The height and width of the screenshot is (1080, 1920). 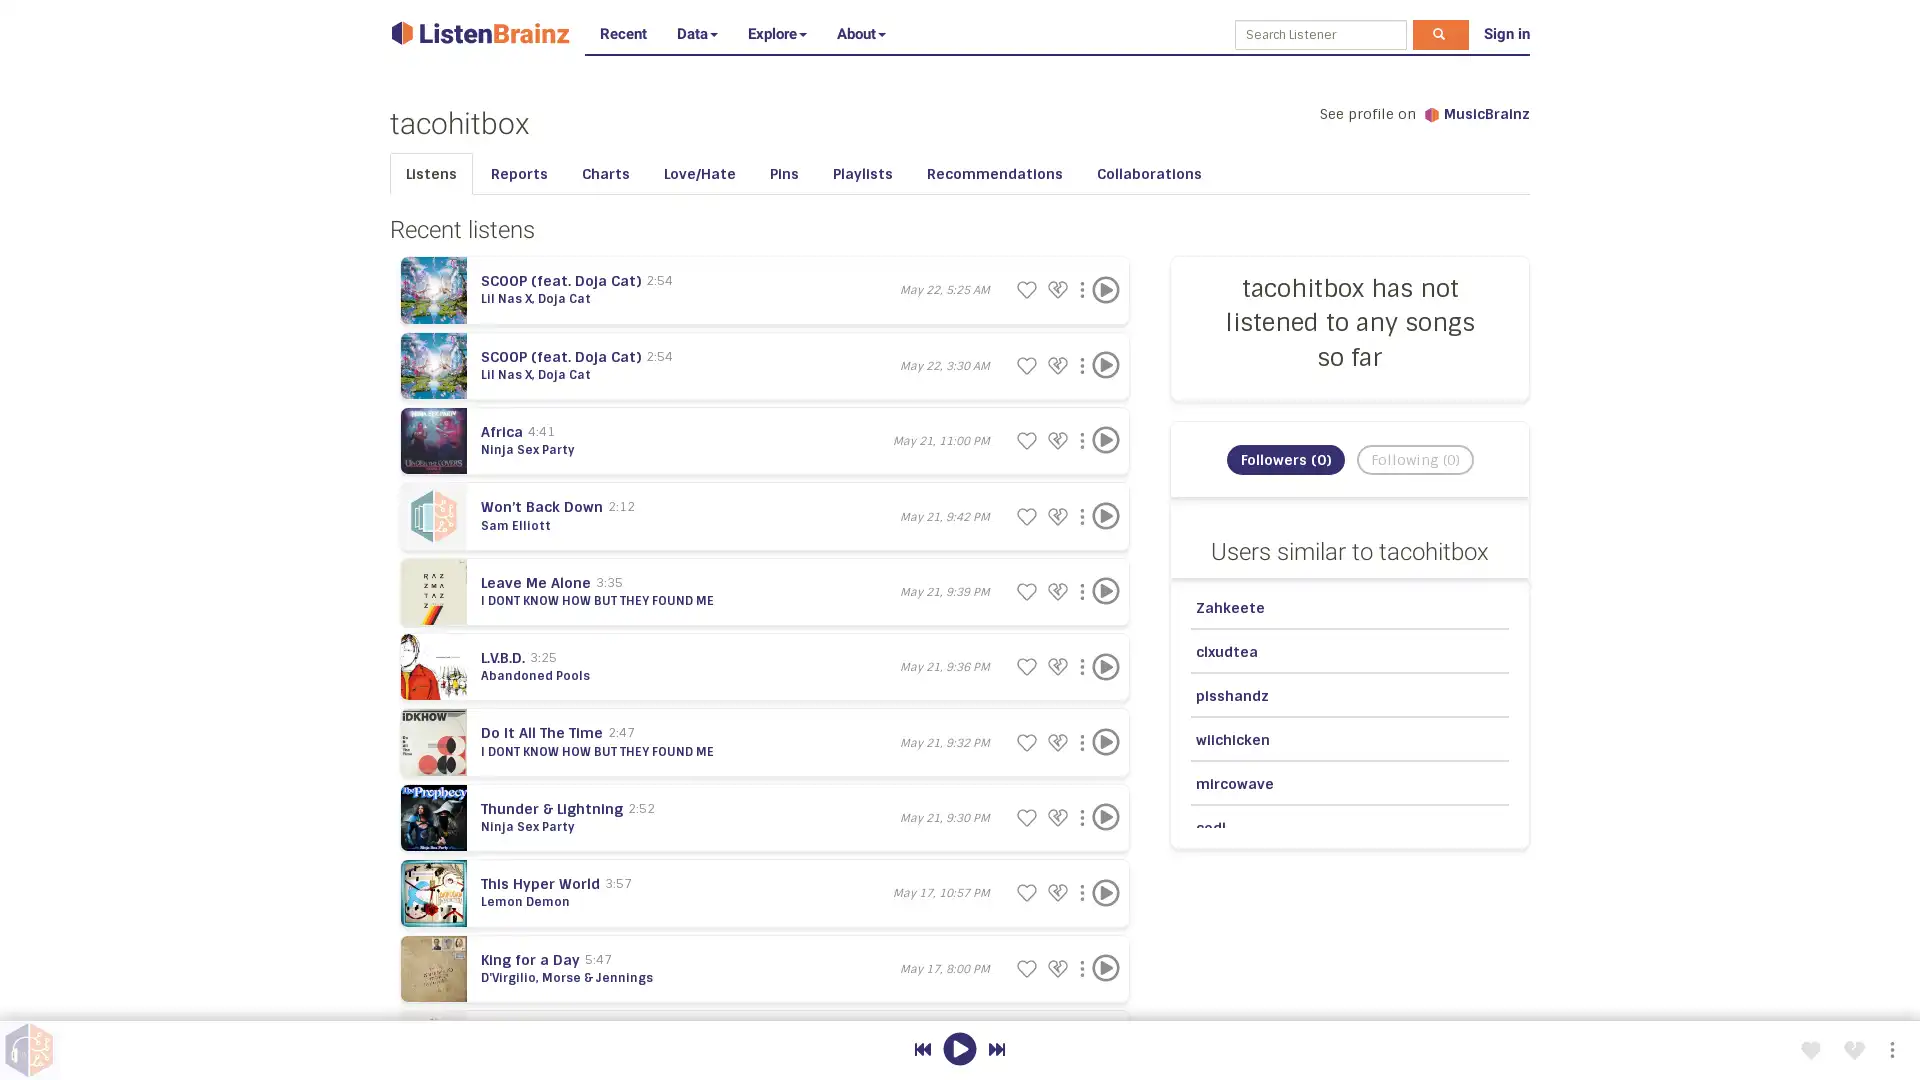 What do you see at coordinates (1104, 365) in the screenshot?
I see `Play` at bounding box center [1104, 365].